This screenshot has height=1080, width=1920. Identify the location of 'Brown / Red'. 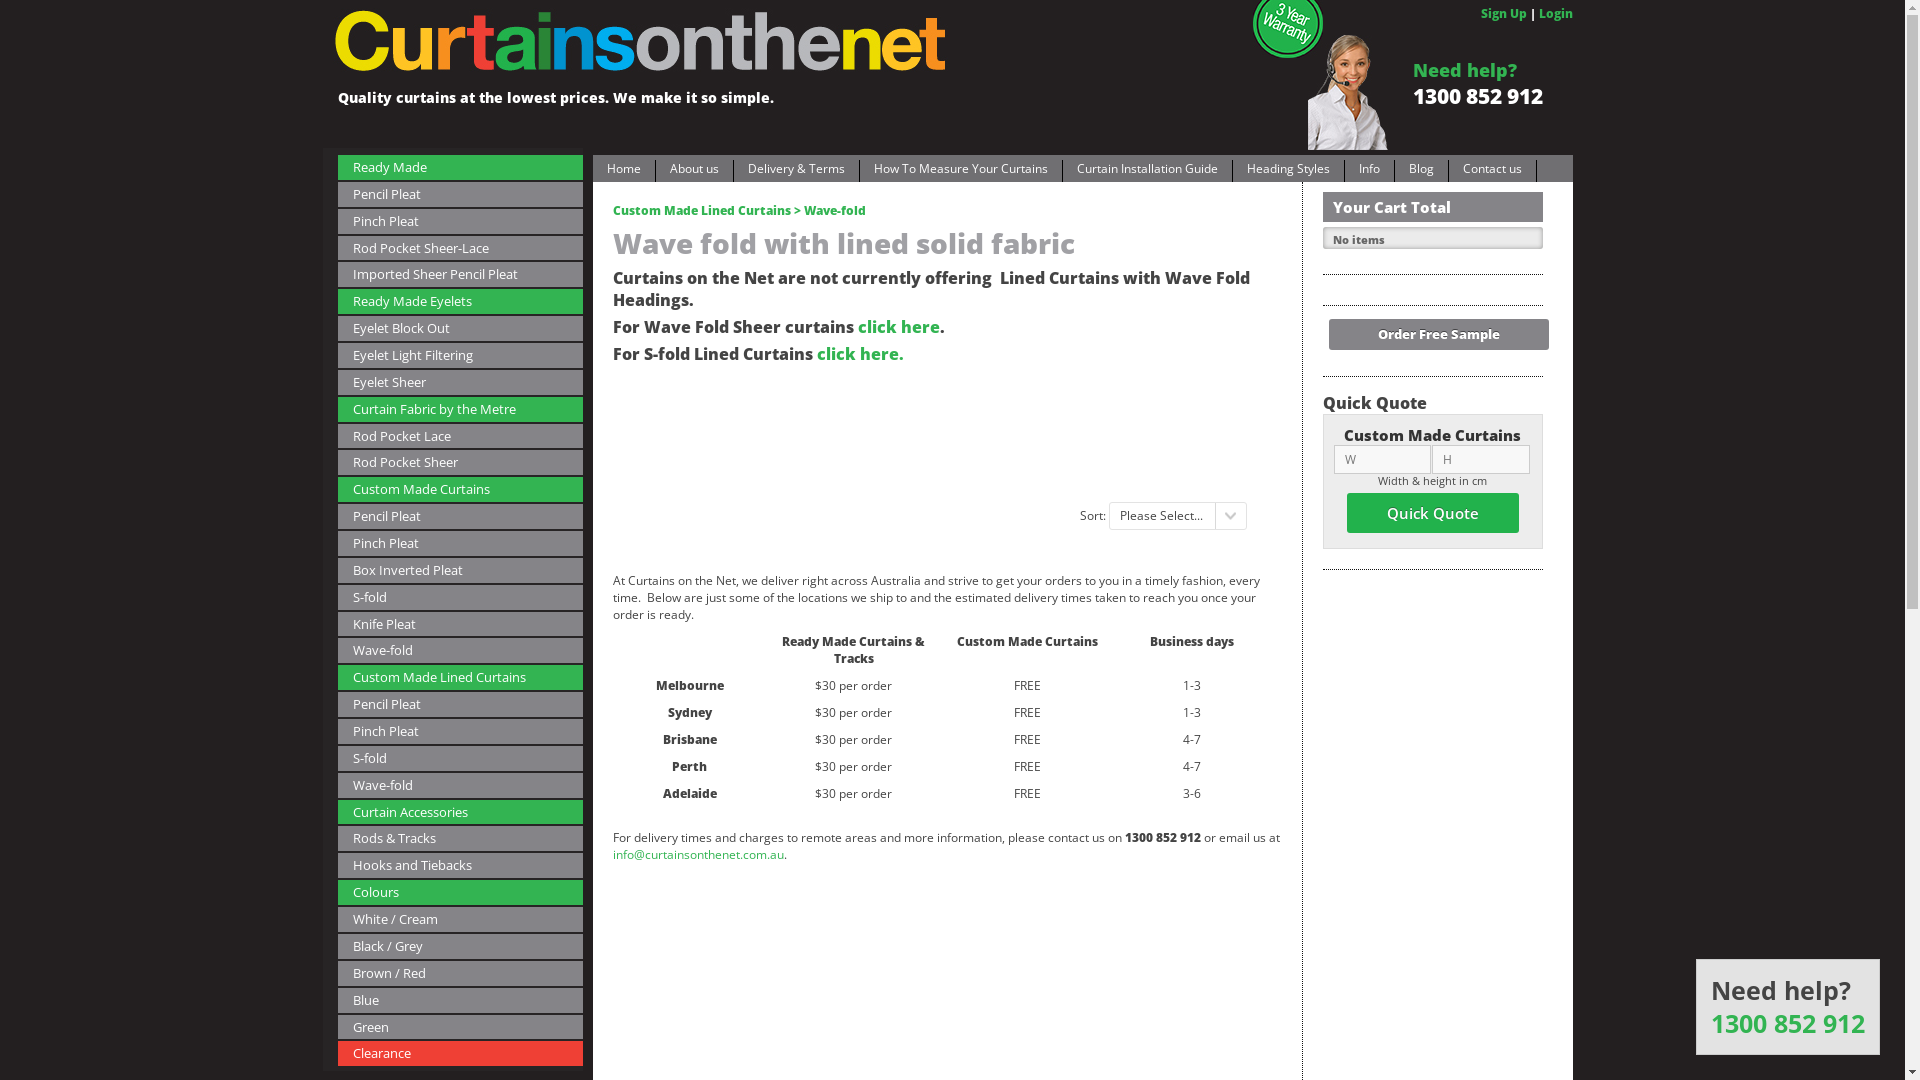
(459, 972).